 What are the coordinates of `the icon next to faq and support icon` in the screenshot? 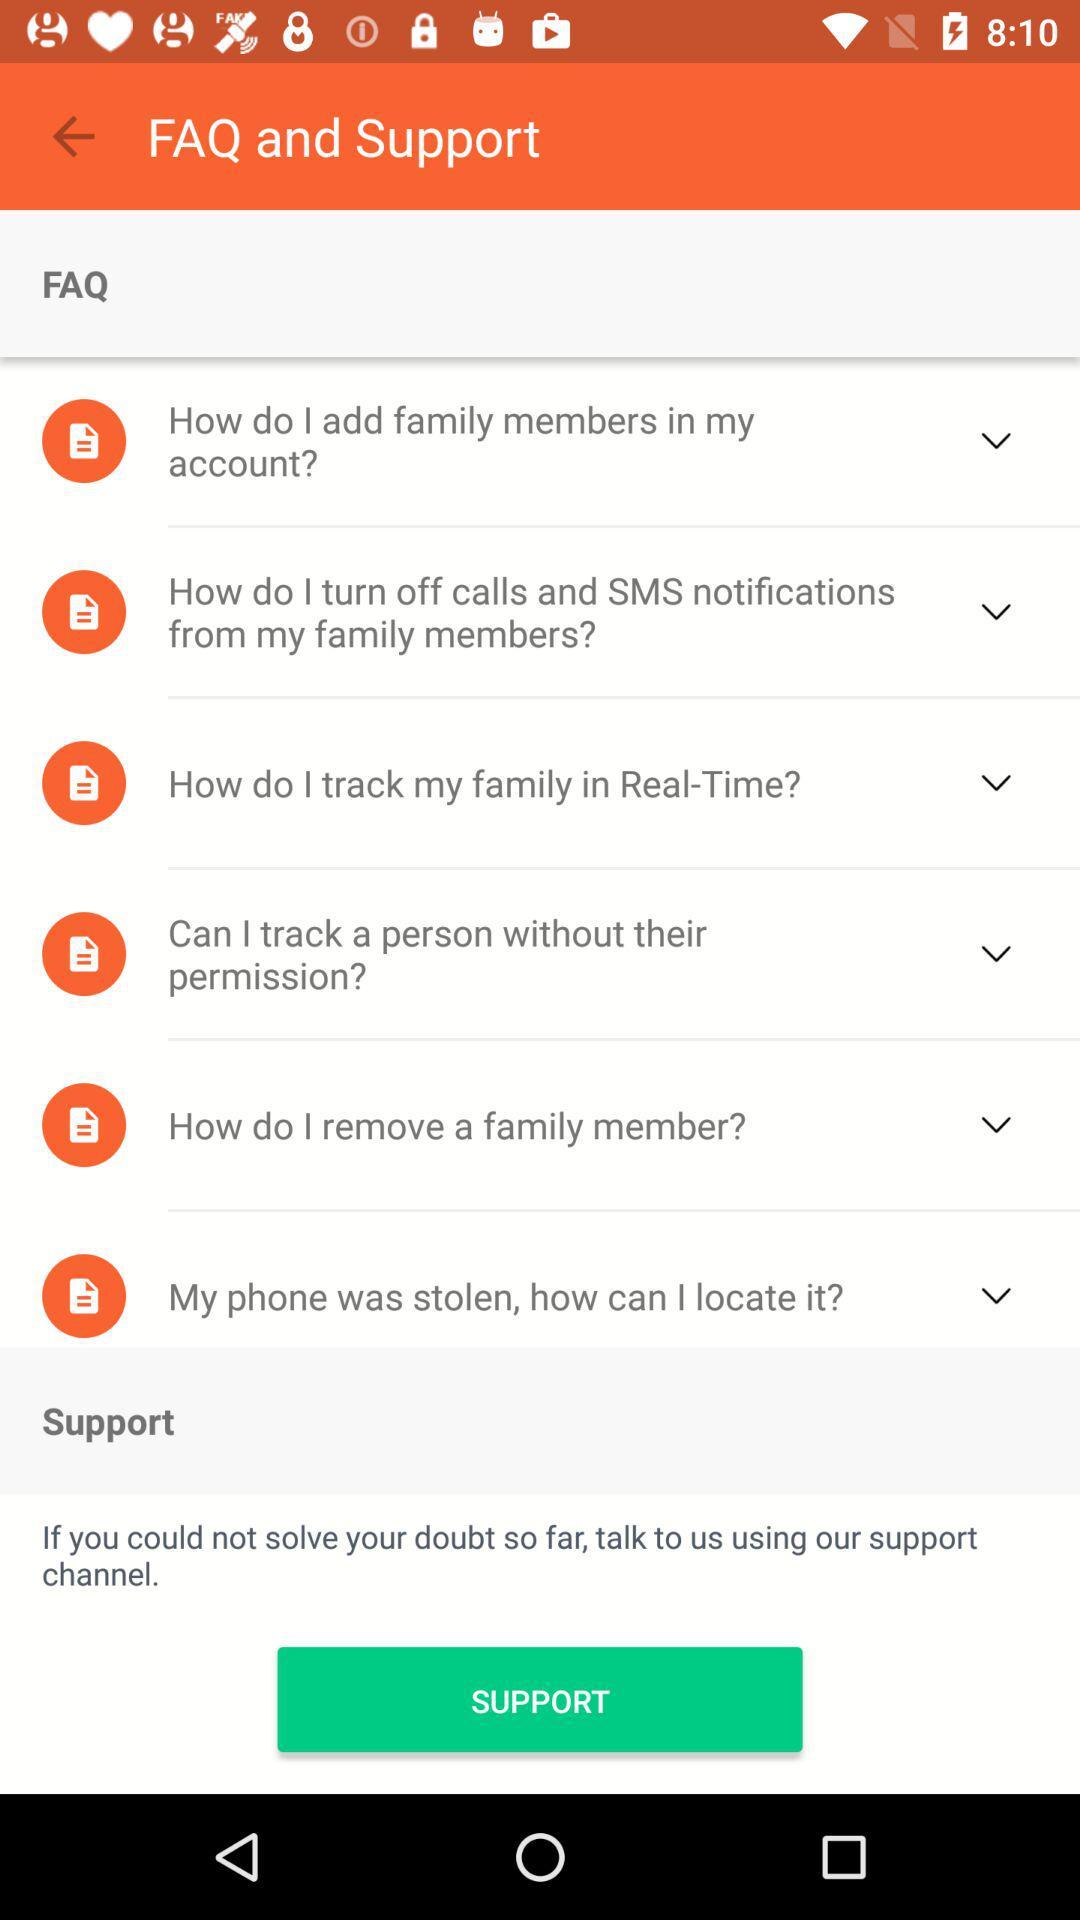 It's located at (72, 135).